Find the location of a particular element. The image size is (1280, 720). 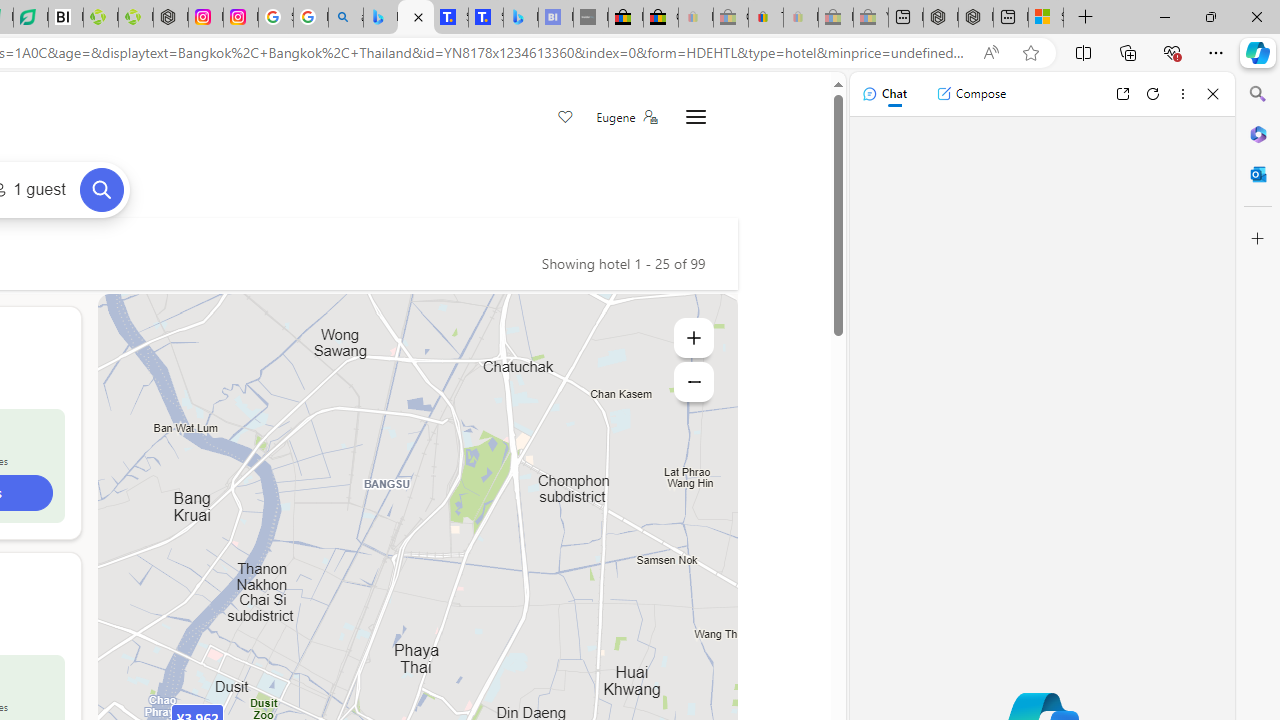

'Save' is located at coordinates (564, 118).